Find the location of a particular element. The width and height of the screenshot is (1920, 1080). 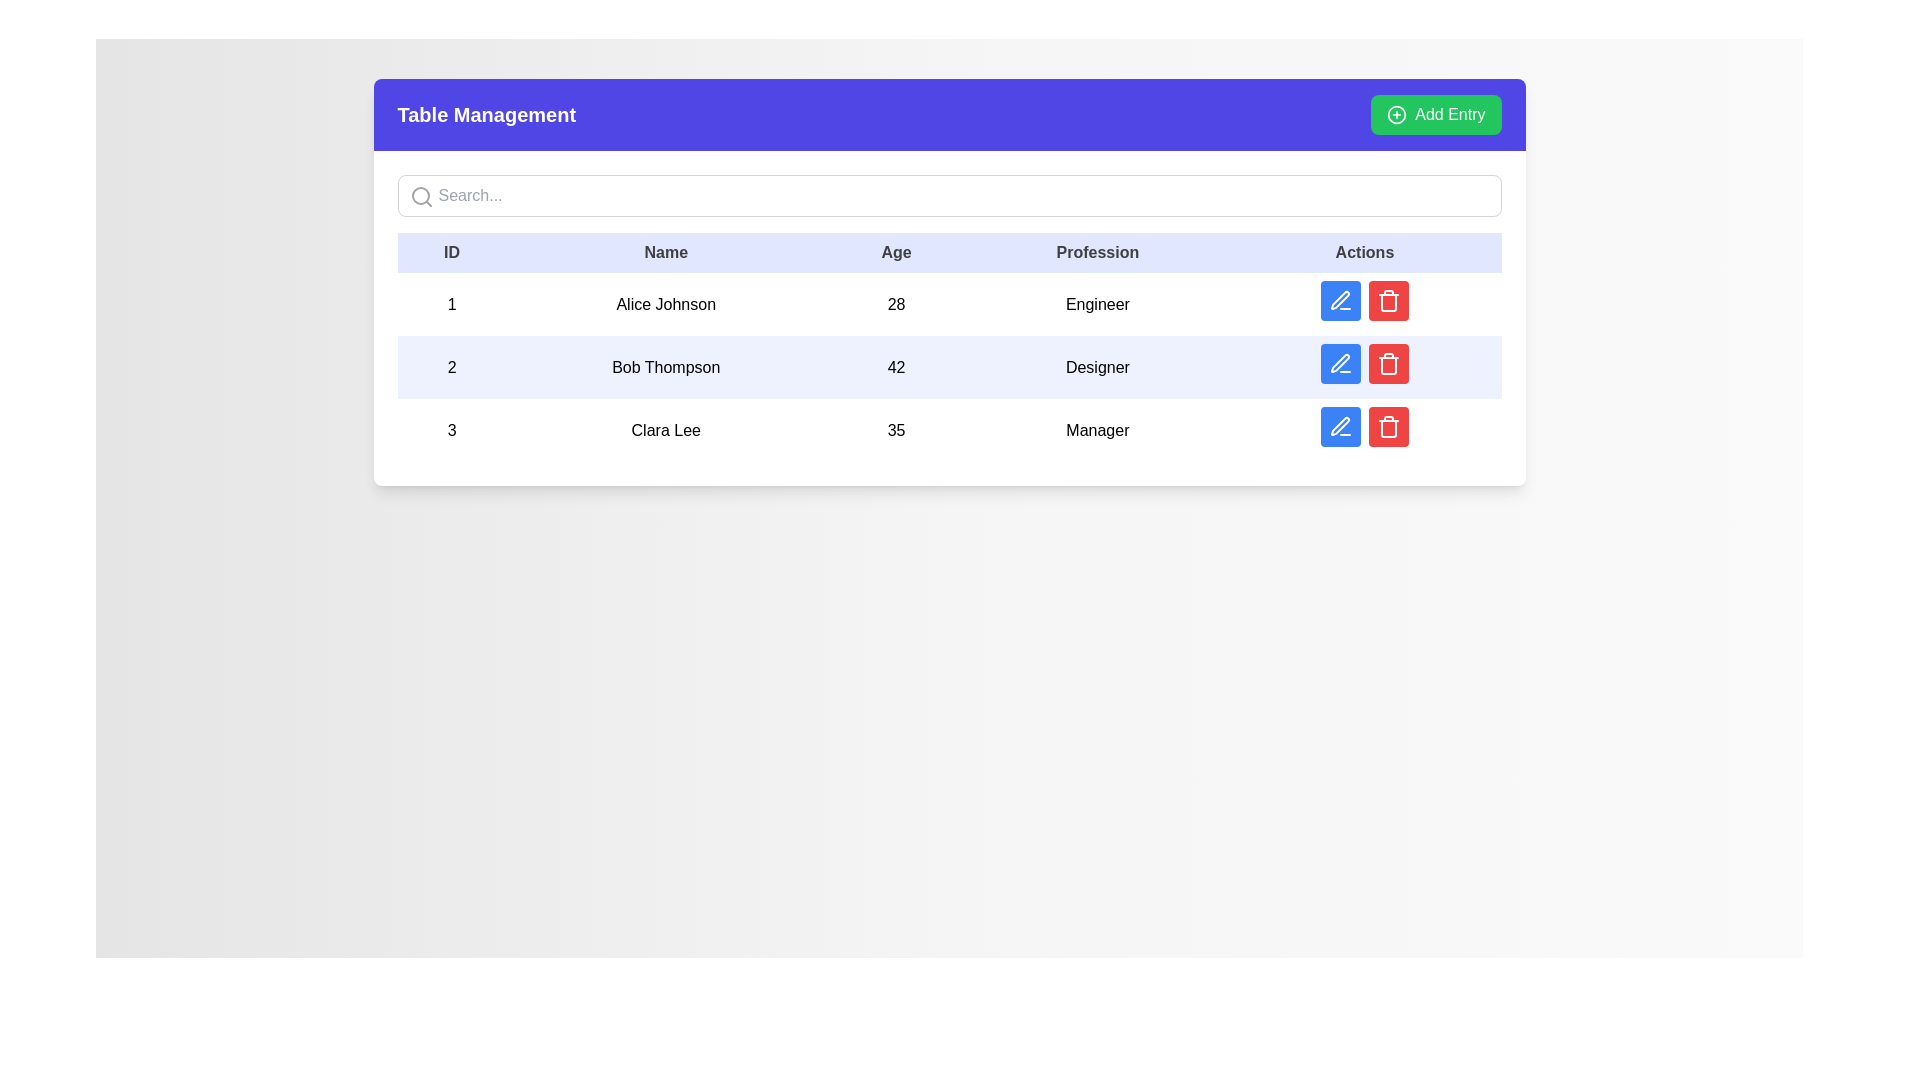

the edit icon button in the actions column of the table for user Alice Johnson is located at coordinates (1340, 300).